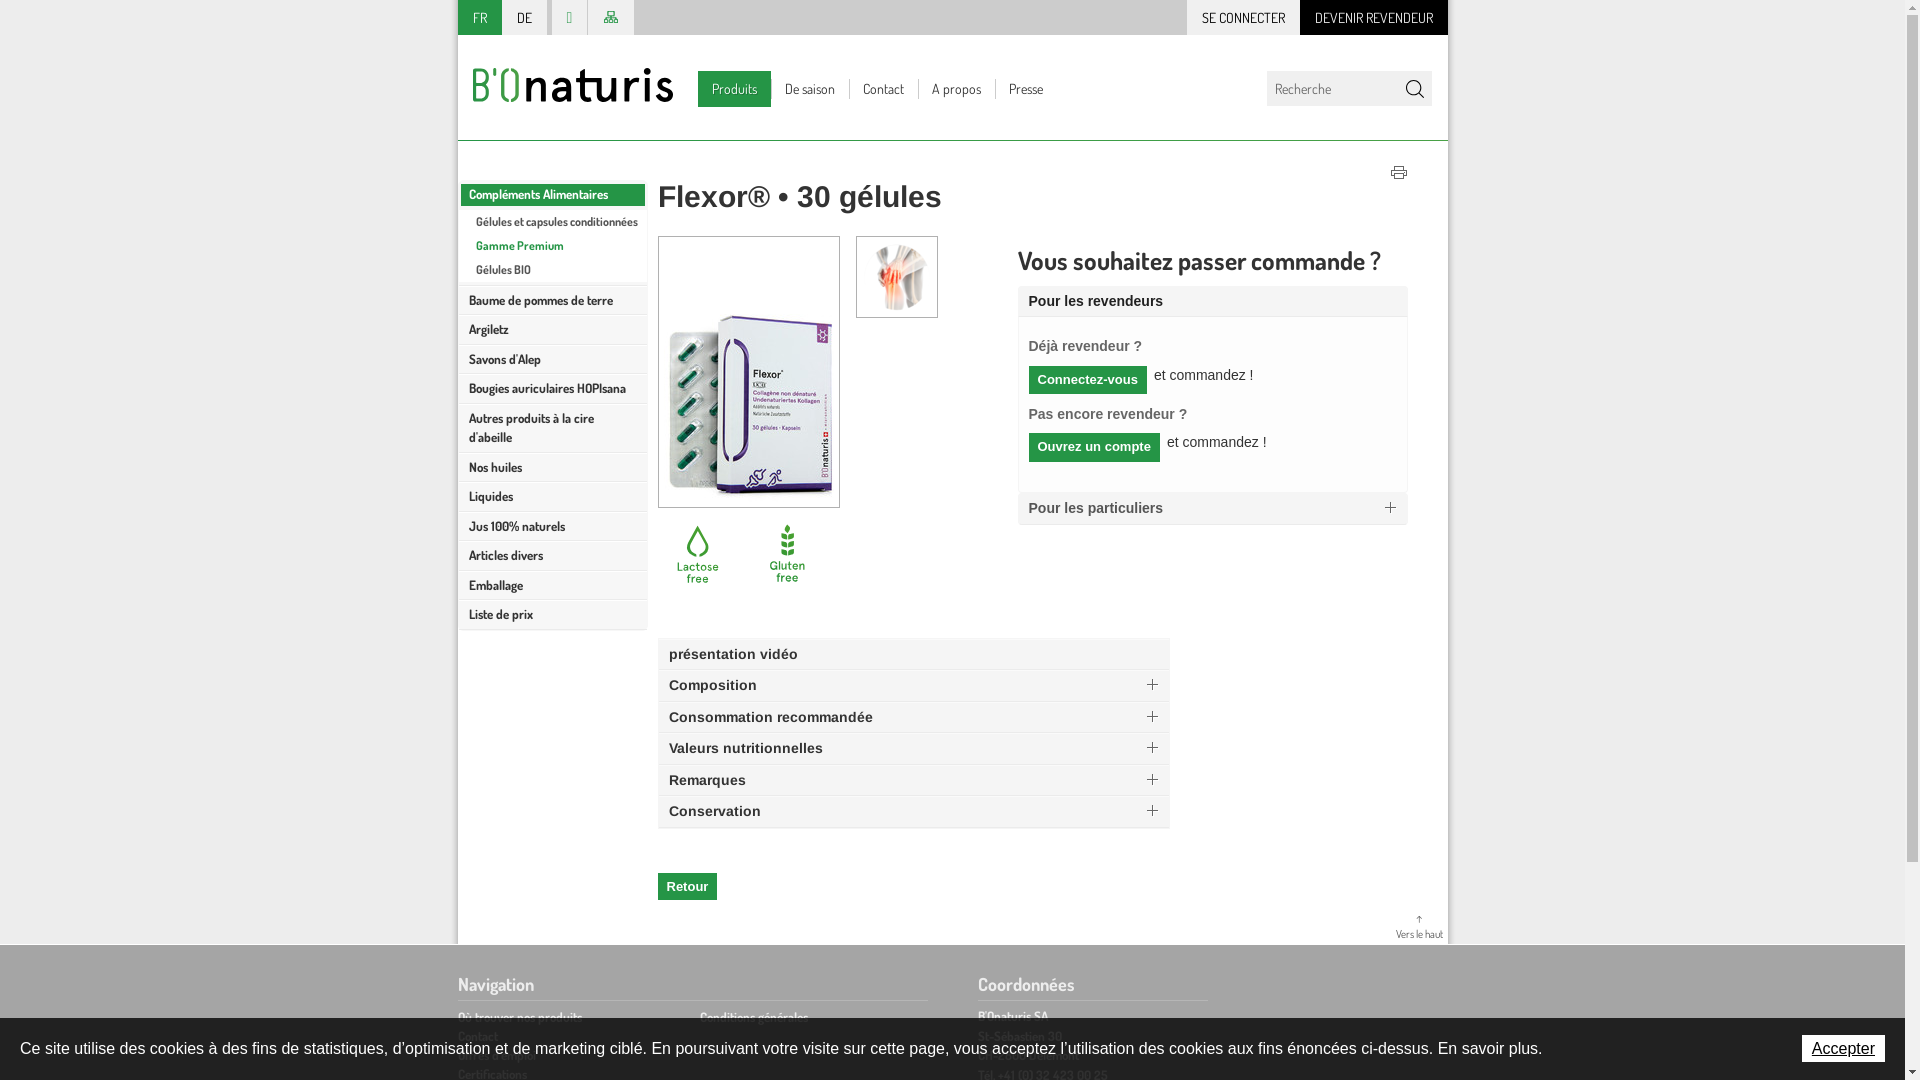 The width and height of the screenshot is (1920, 1080). I want to click on 'Produits', so click(697, 87).